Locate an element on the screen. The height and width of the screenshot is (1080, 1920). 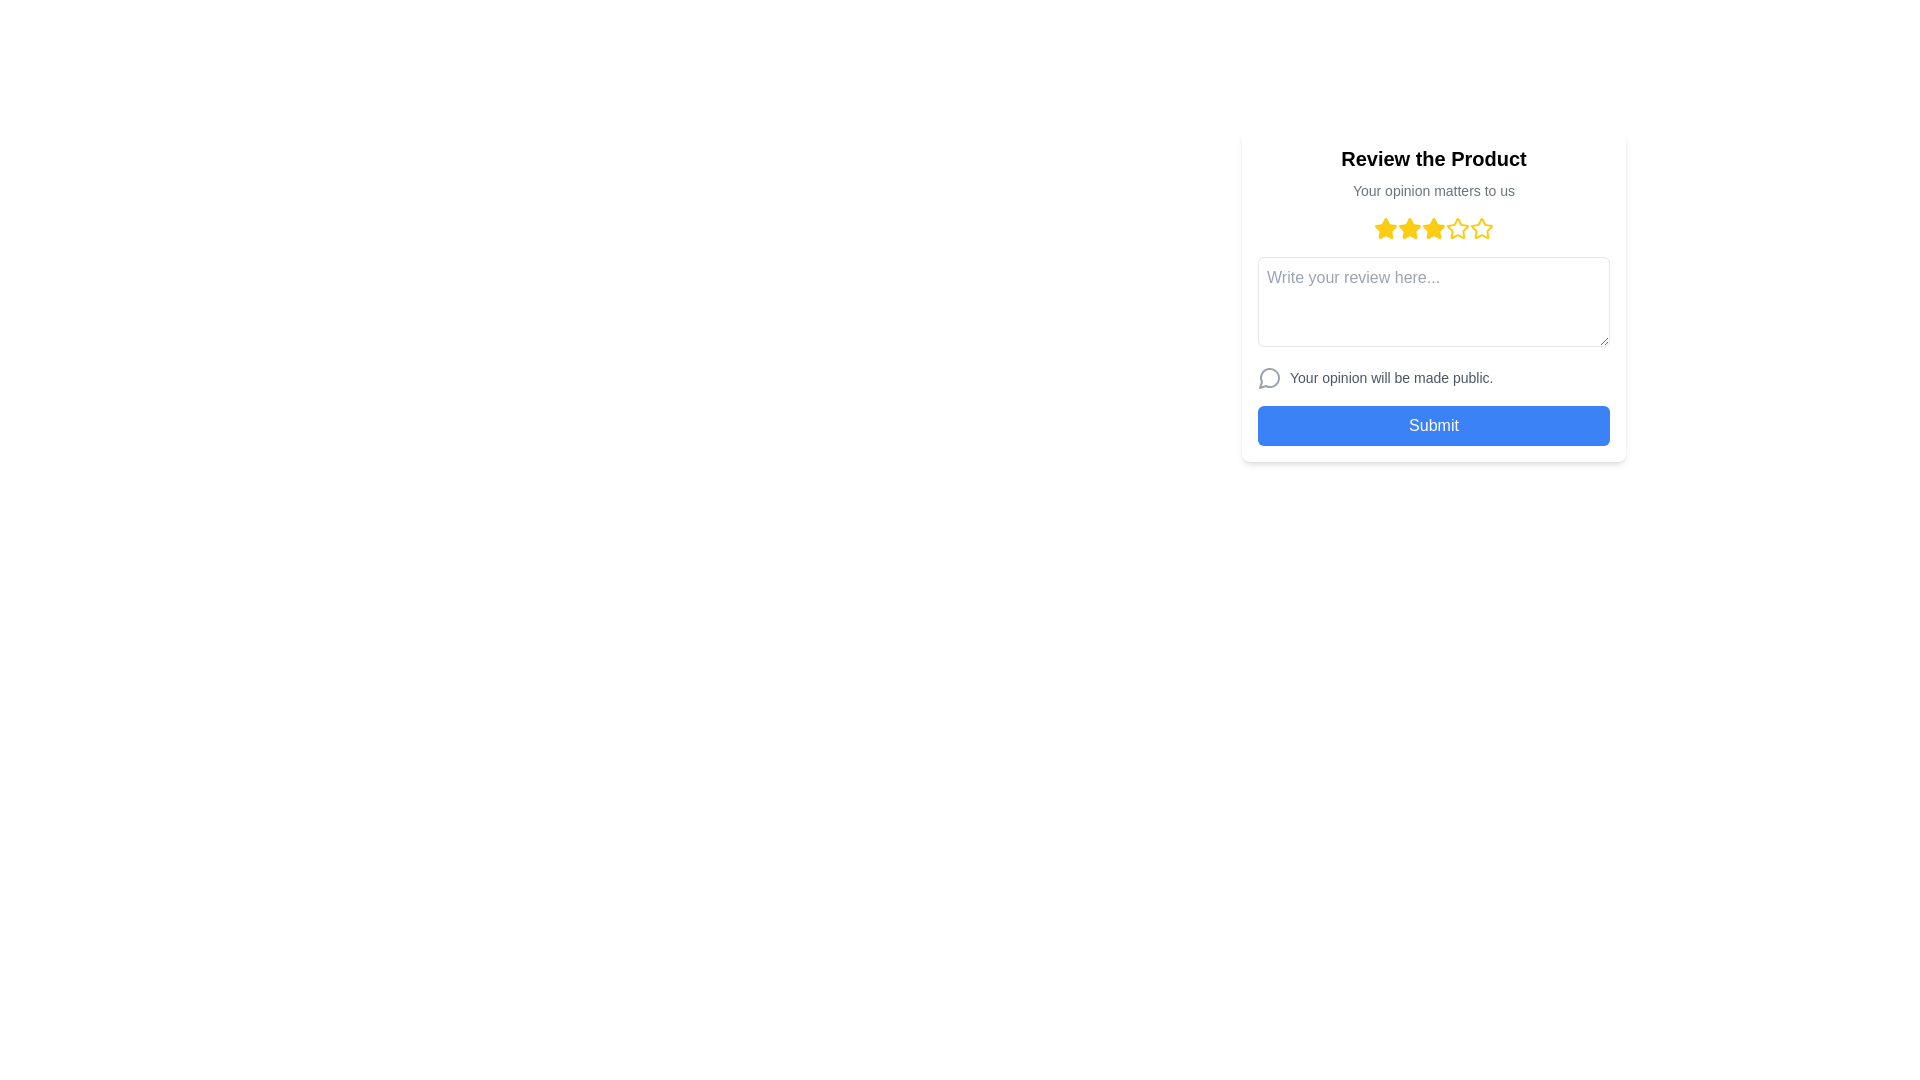
the third star icon in the rating system is located at coordinates (1409, 227).